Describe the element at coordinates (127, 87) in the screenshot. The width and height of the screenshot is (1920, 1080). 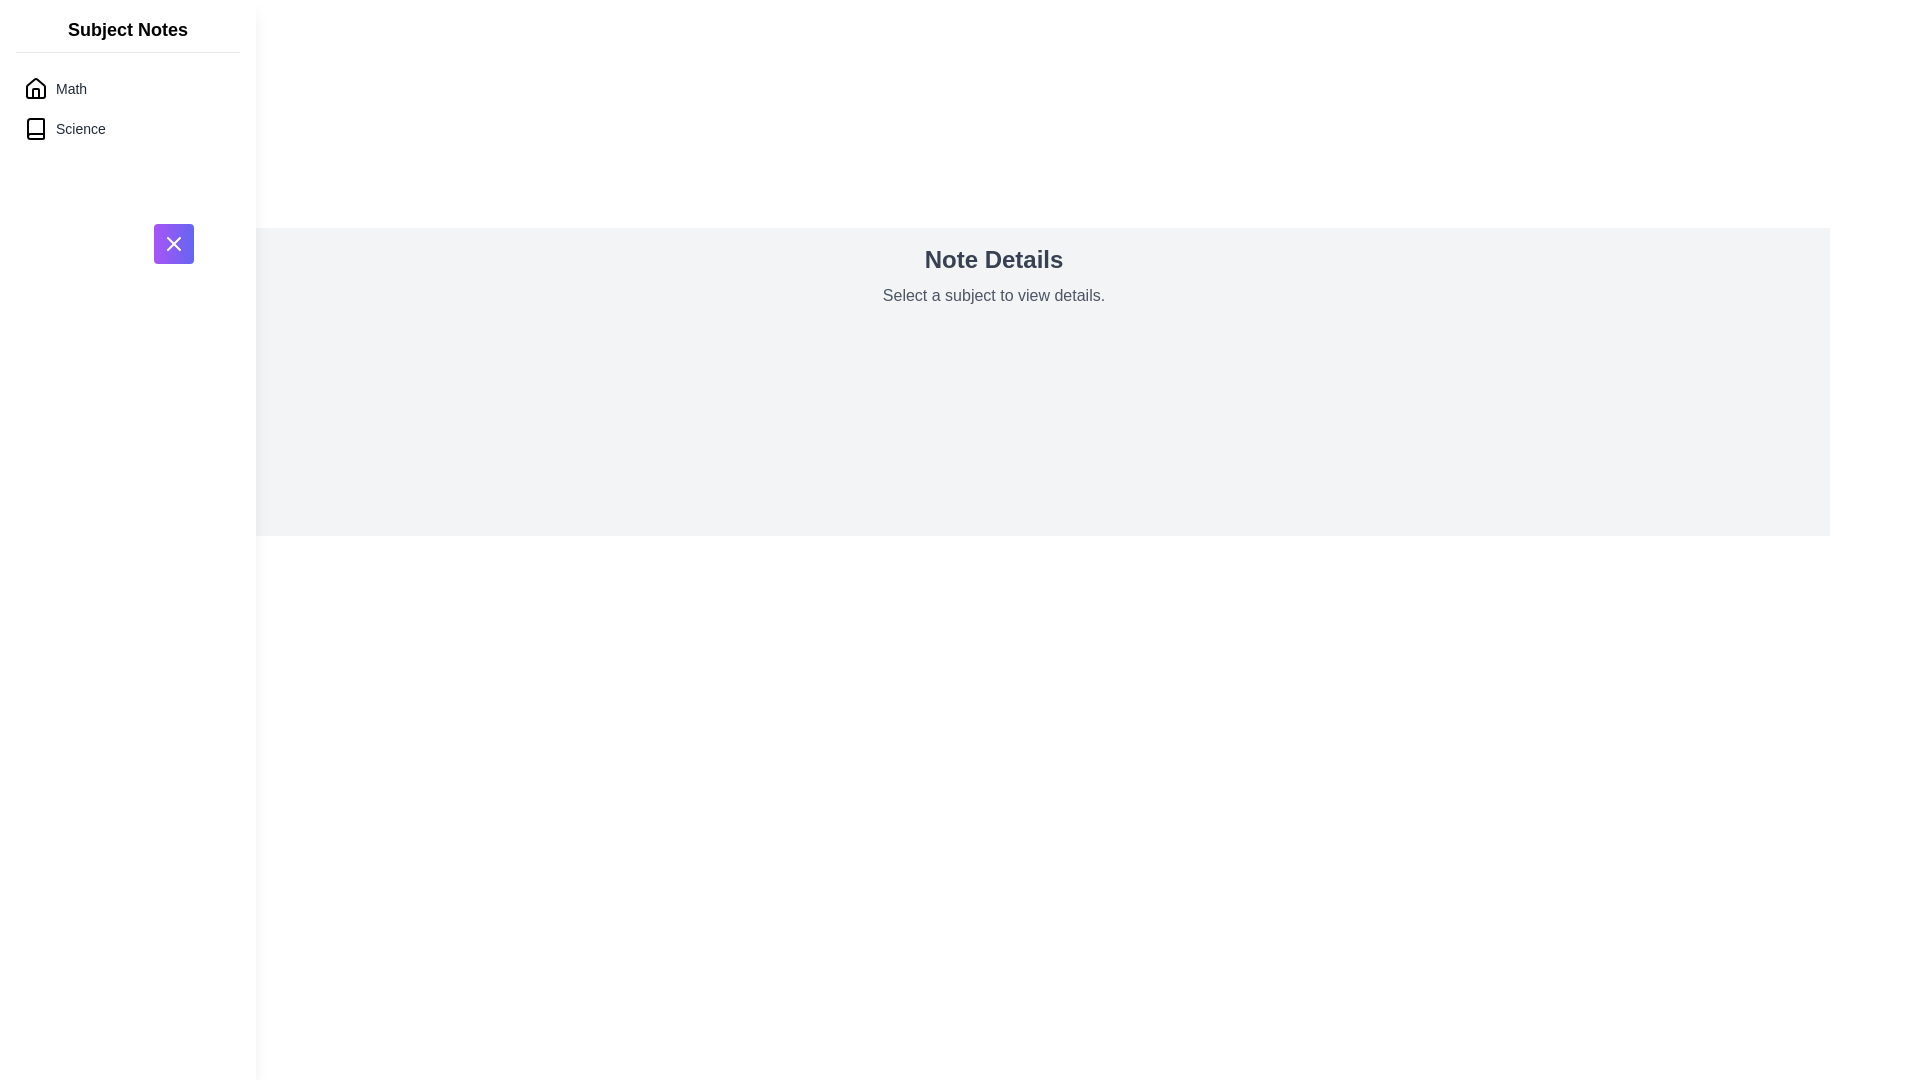
I see `the note titled Math in the drawer to select it` at that location.